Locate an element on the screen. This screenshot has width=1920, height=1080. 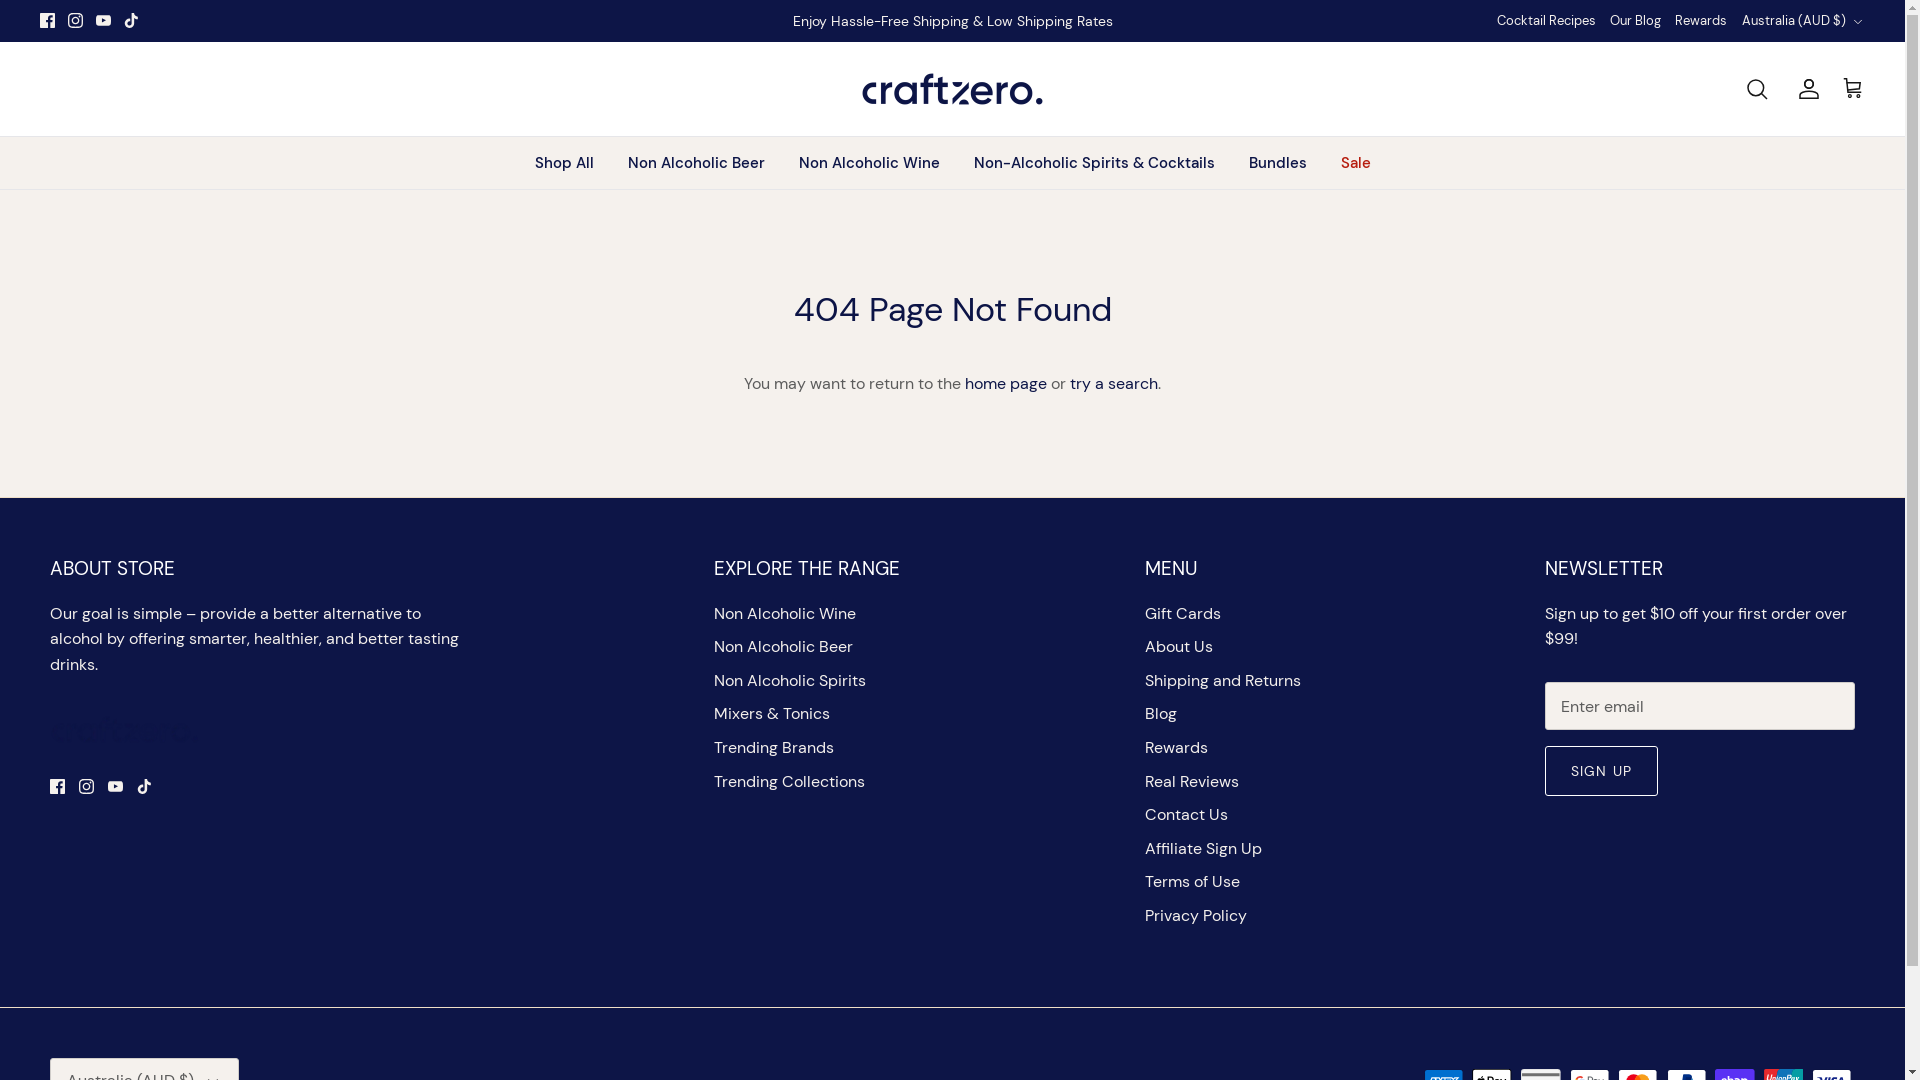
'Cart' is located at coordinates (1851, 87).